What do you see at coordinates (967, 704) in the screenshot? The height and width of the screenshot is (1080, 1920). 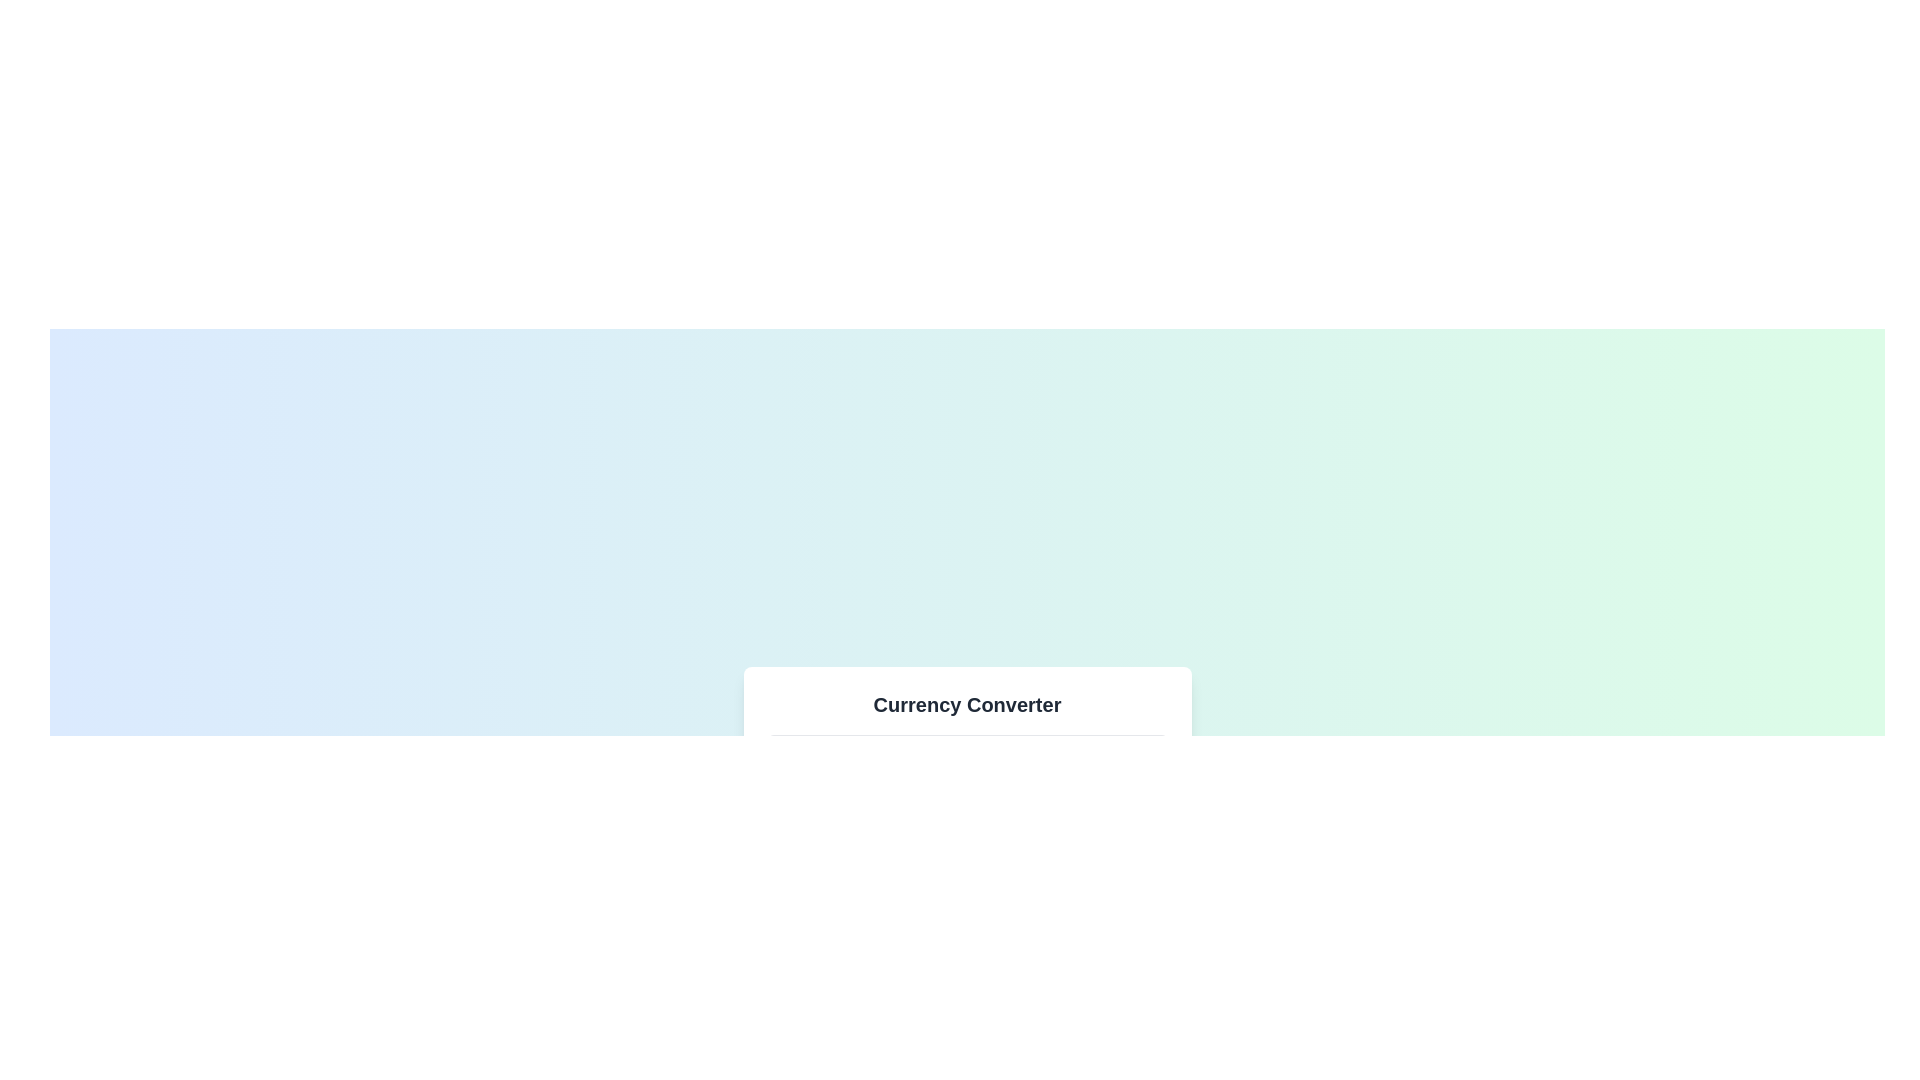 I see `the static text header that serves as the title for the currency conversion content, located in the upper-middle part of a white rectangular box with rounded corners and shadow effects` at bounding box center [967, 704].